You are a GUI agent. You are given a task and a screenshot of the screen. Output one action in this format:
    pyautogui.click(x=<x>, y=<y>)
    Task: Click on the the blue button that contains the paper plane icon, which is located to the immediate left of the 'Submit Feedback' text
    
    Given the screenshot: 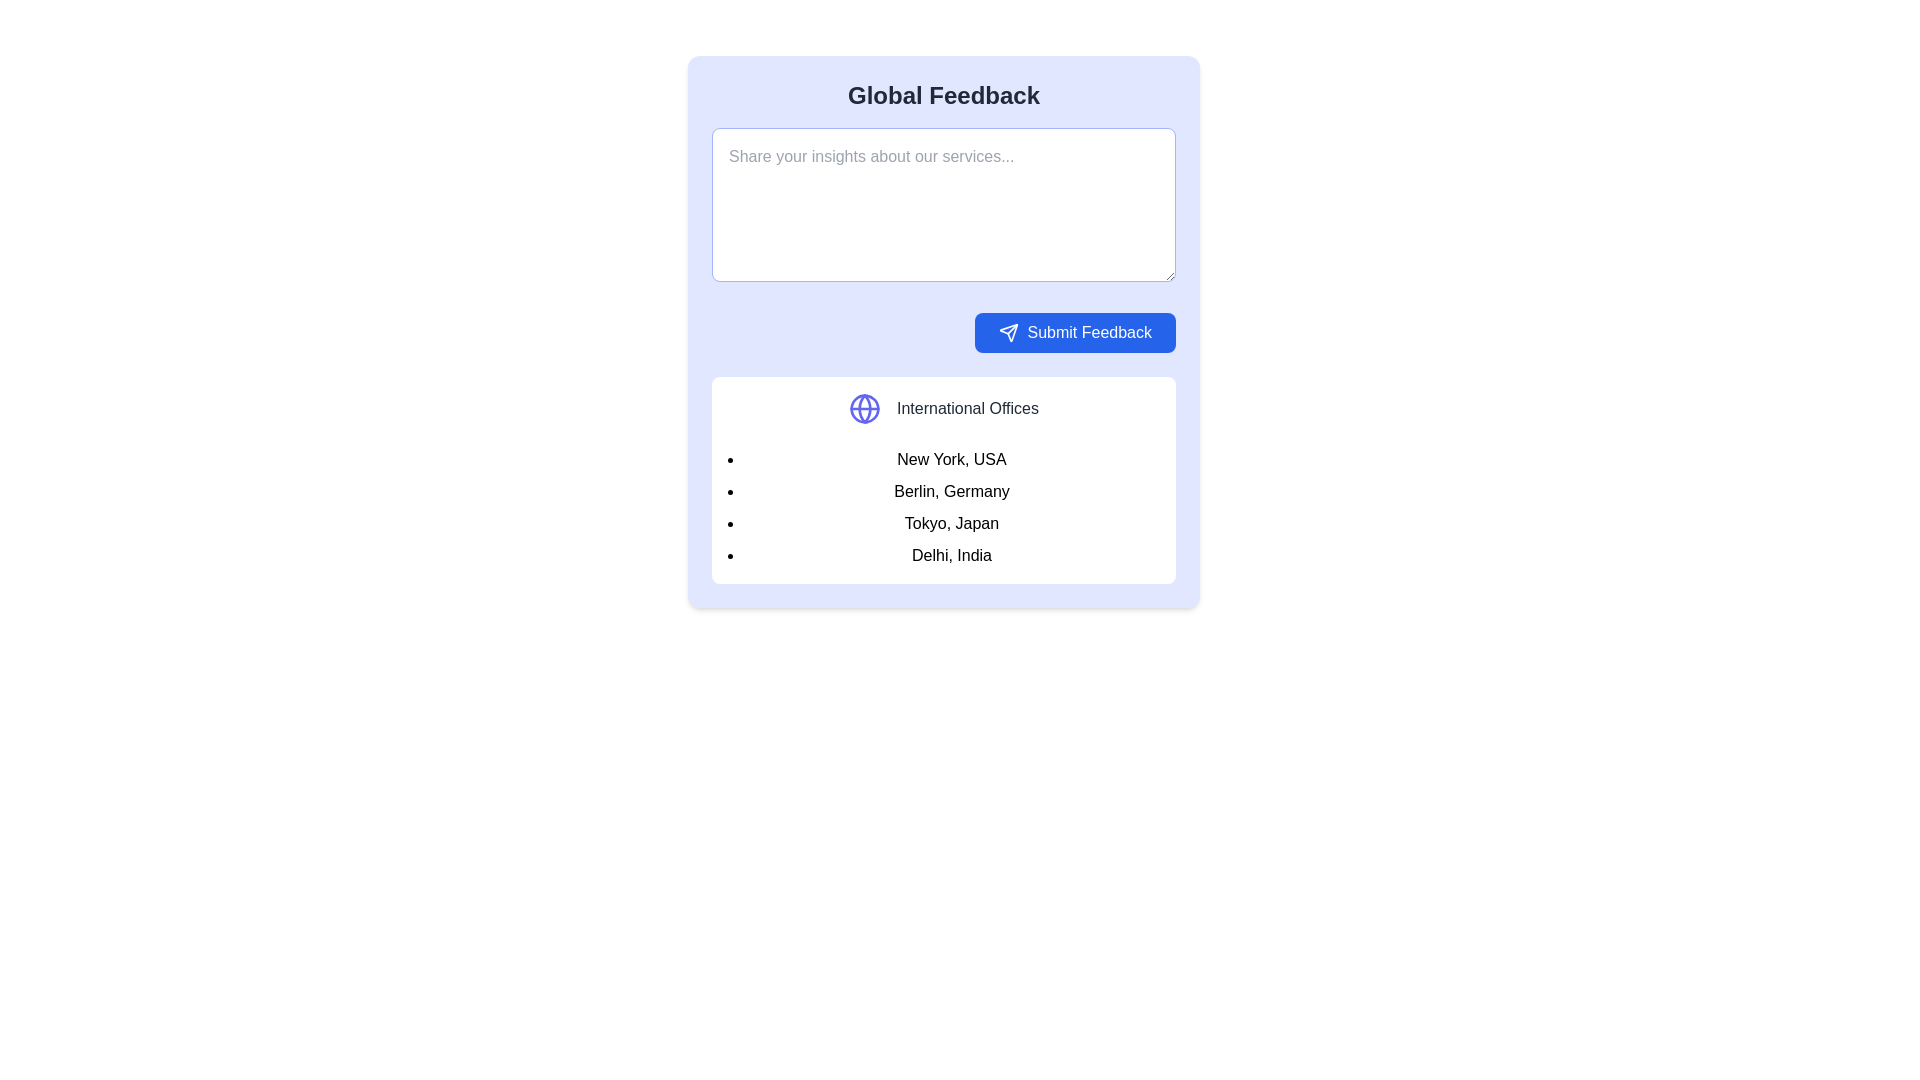 What is the action you would take?
    pyautogui.click(x=1009, y=331)
    